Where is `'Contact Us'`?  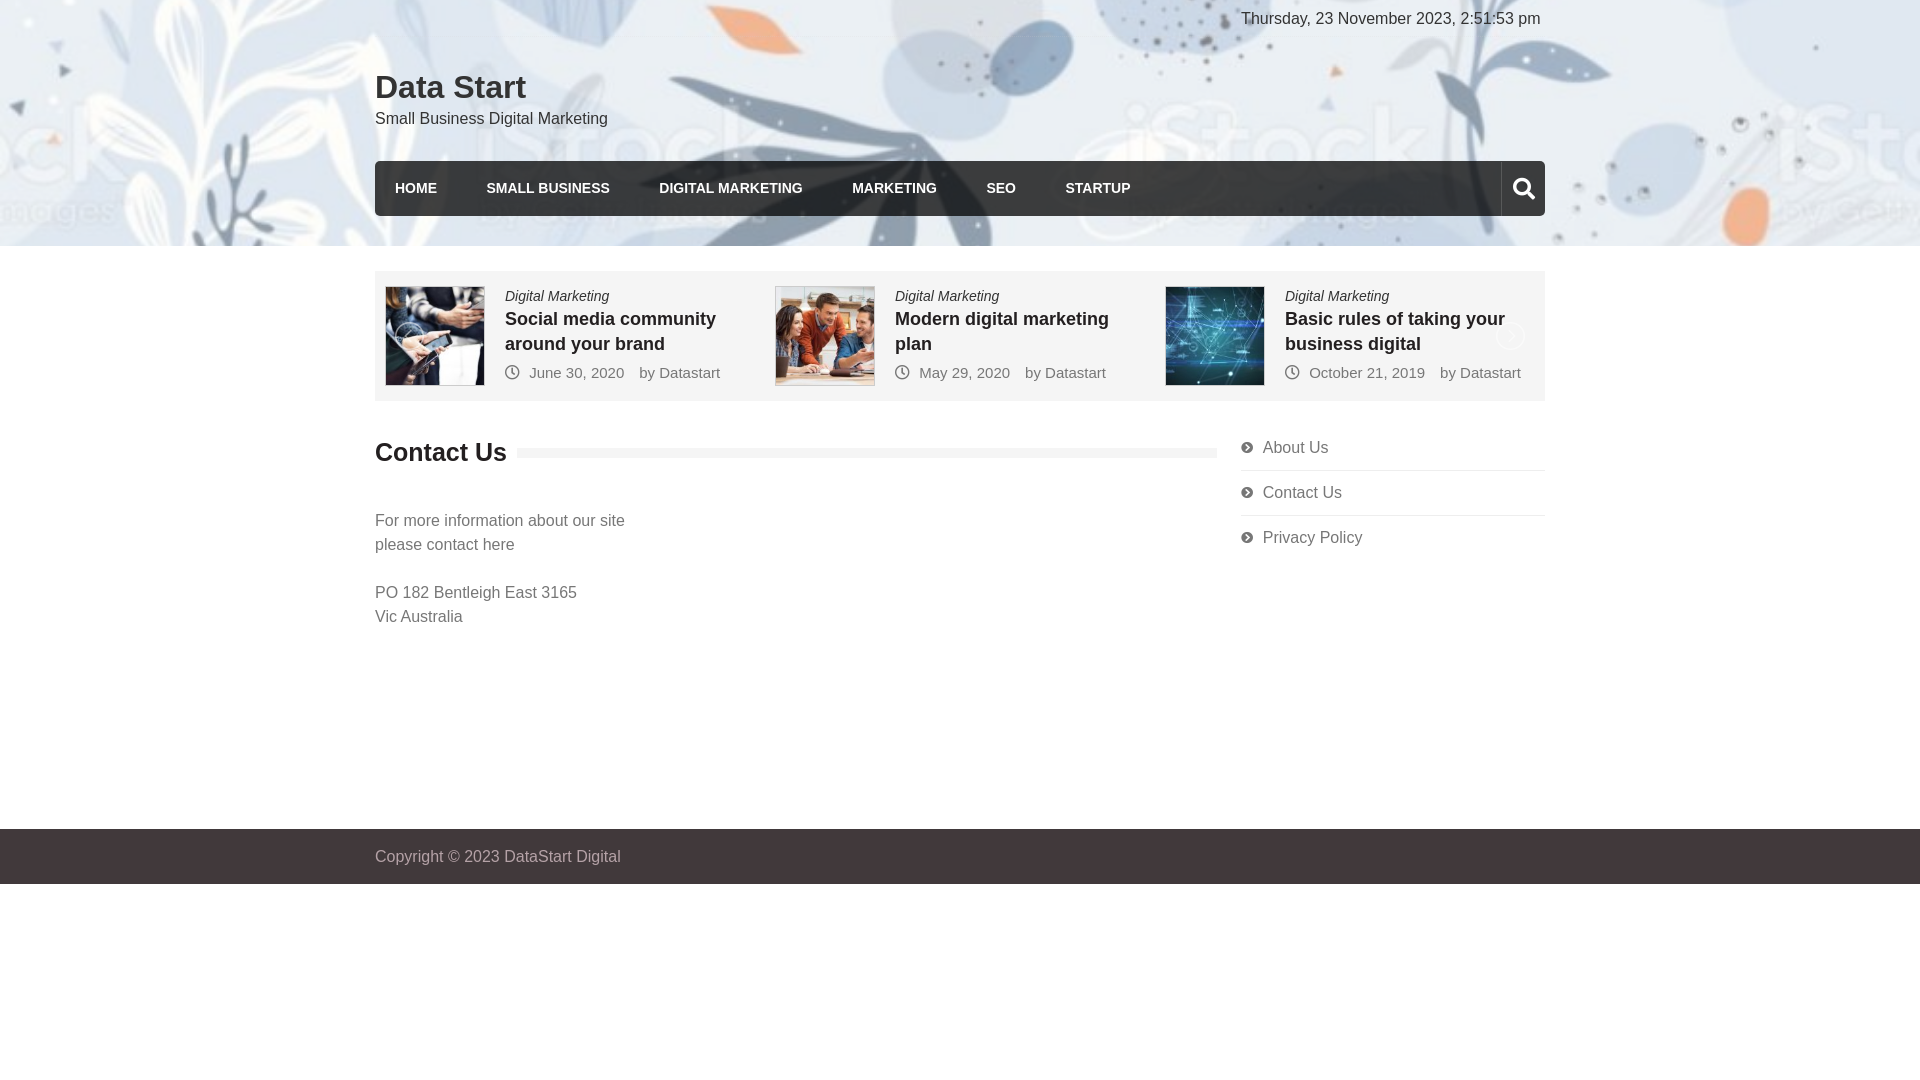
'Contact Us' is located at coordinates (1302, 492).